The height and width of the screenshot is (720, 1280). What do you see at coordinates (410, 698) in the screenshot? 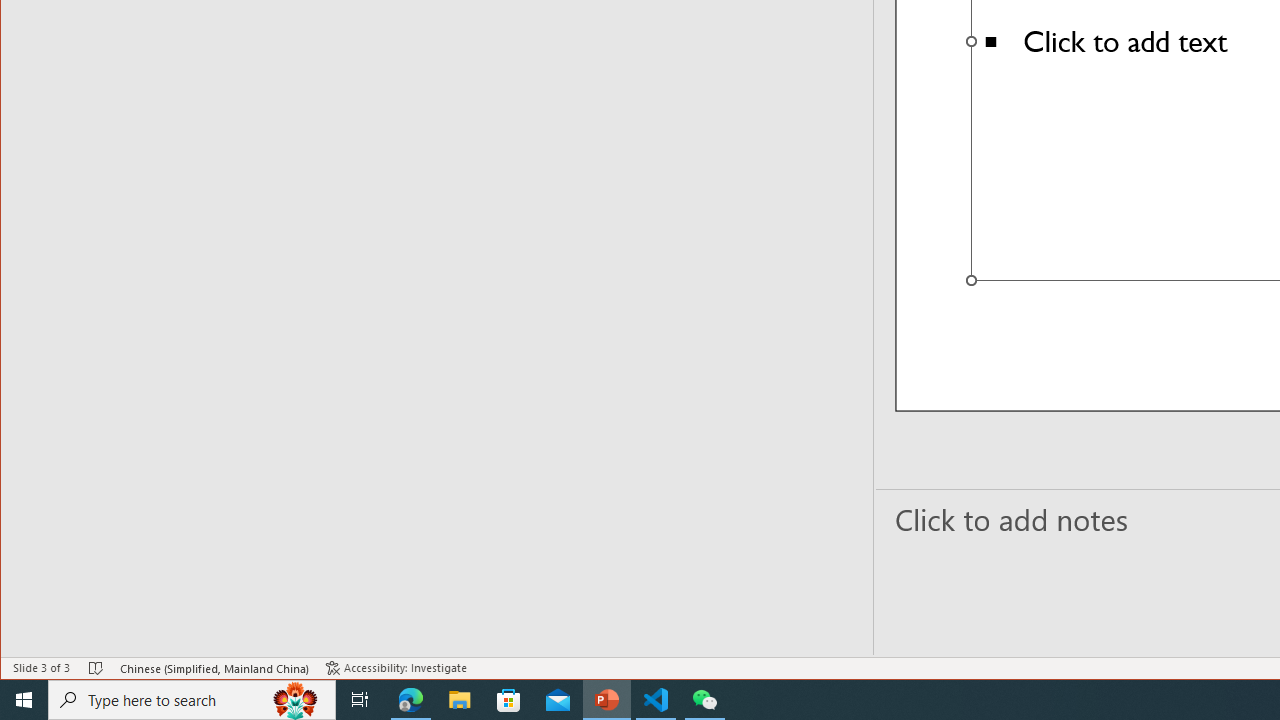
I see `'Microsoft Edge - 1 running window'` at bounding box center [410, 698].